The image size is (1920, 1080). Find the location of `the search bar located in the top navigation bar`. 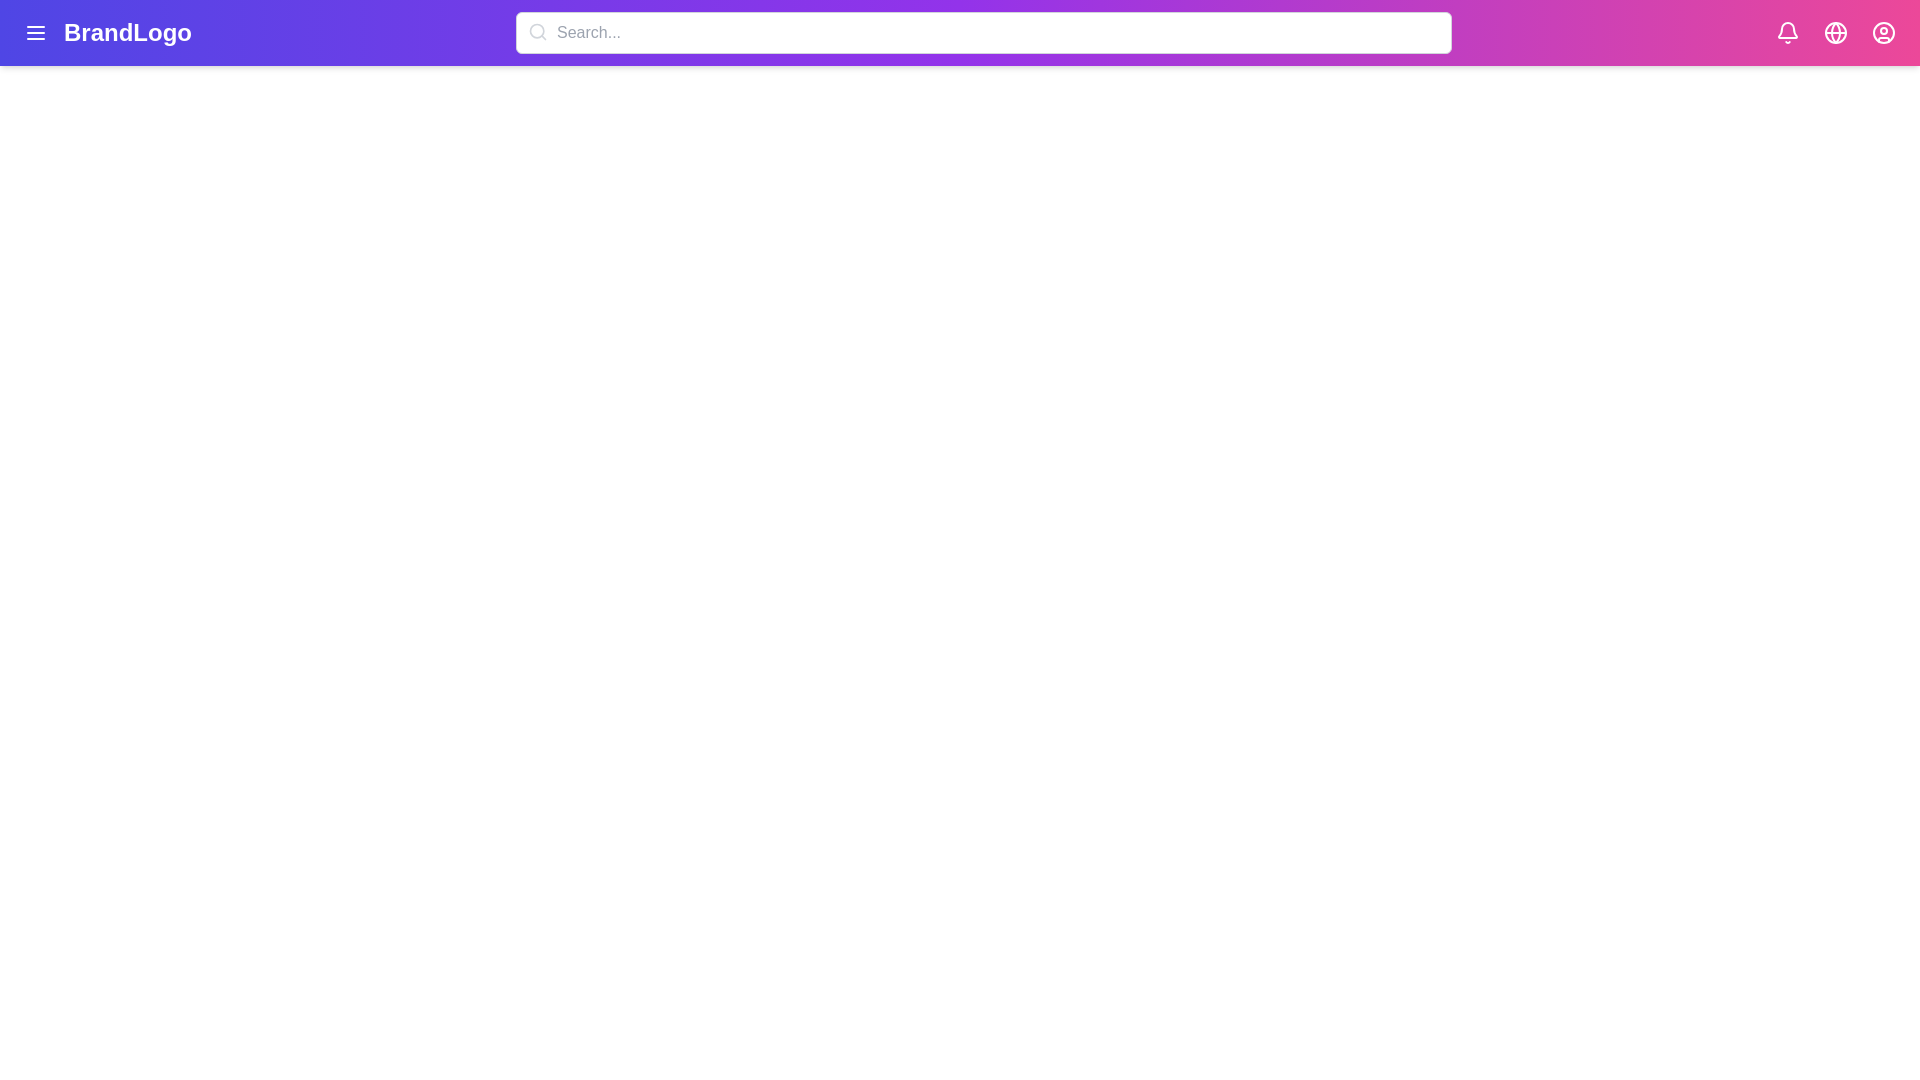

the search bar located in the top navigation bar is located at coordinates (983, 33).